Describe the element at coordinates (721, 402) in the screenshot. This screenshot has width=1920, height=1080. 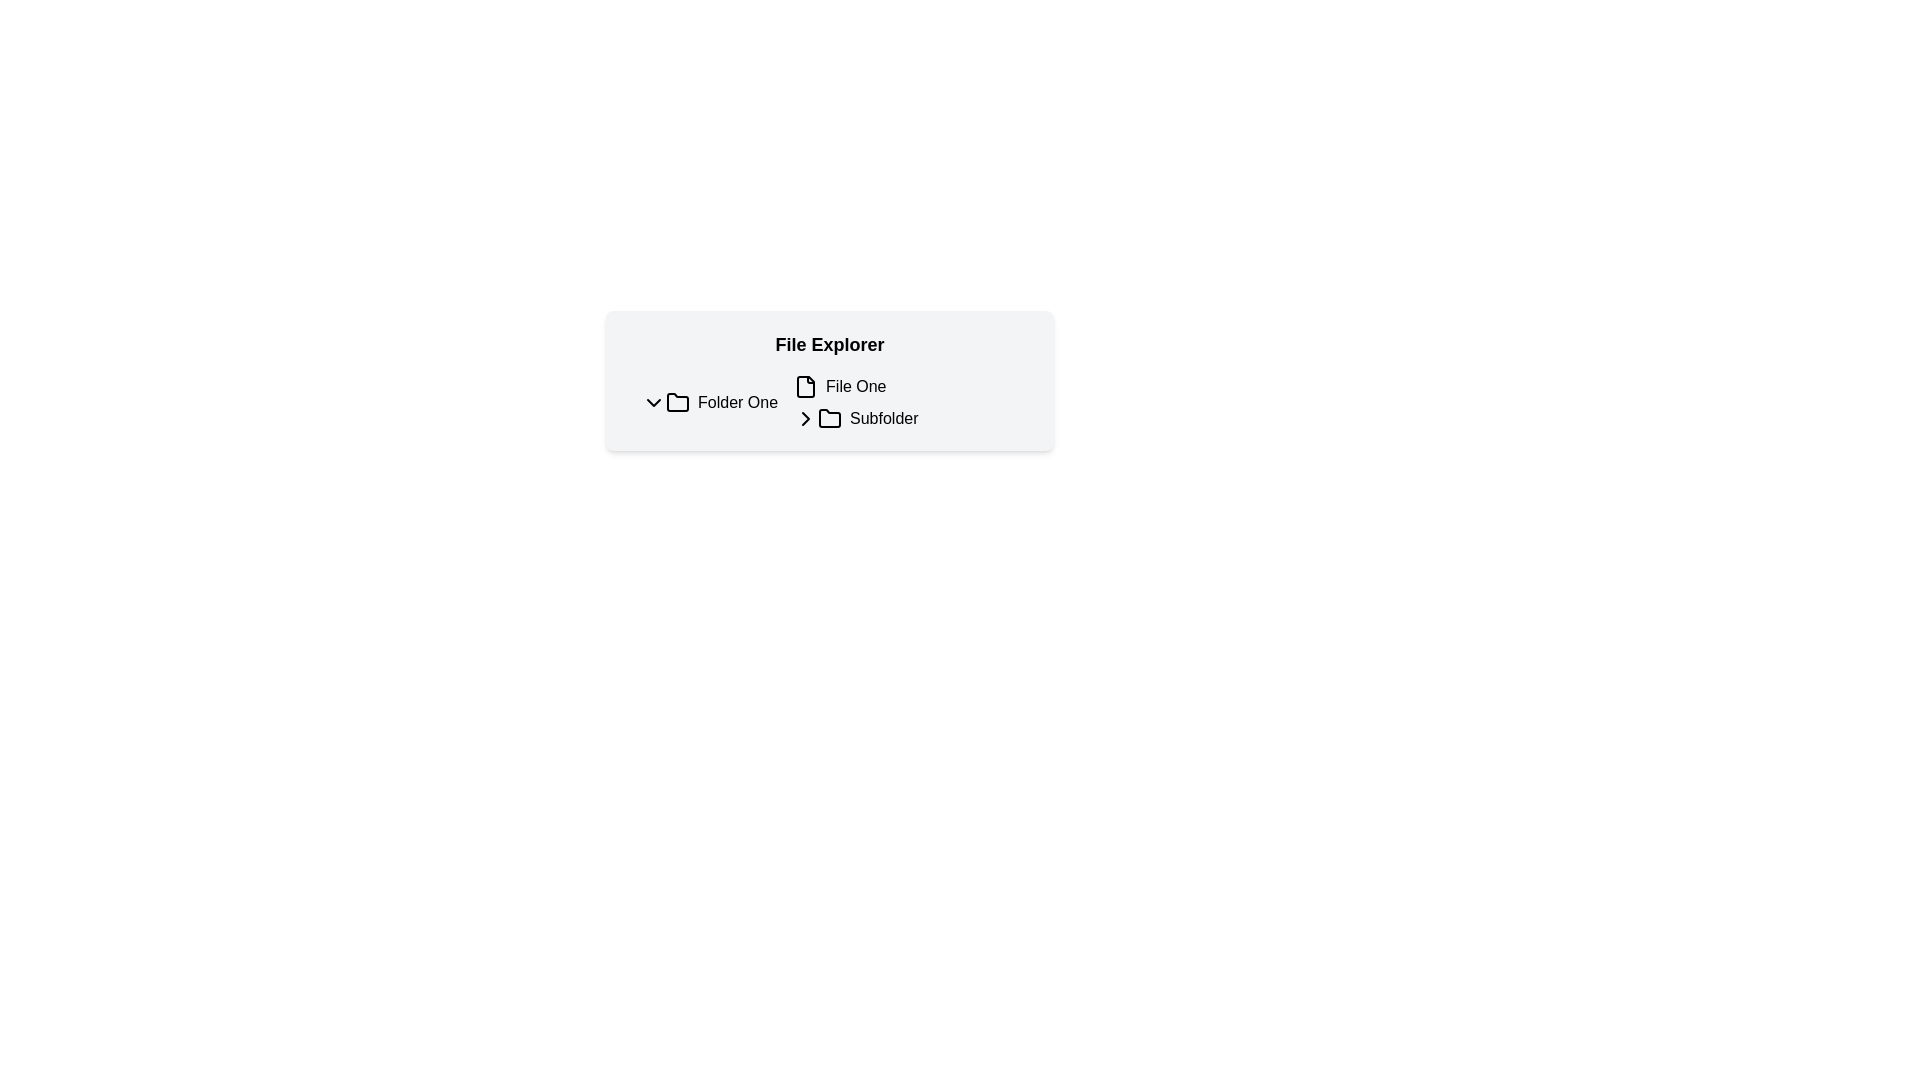
I see `the 'Folder One' entry, which is a folder icon followed by the text label` at that location.